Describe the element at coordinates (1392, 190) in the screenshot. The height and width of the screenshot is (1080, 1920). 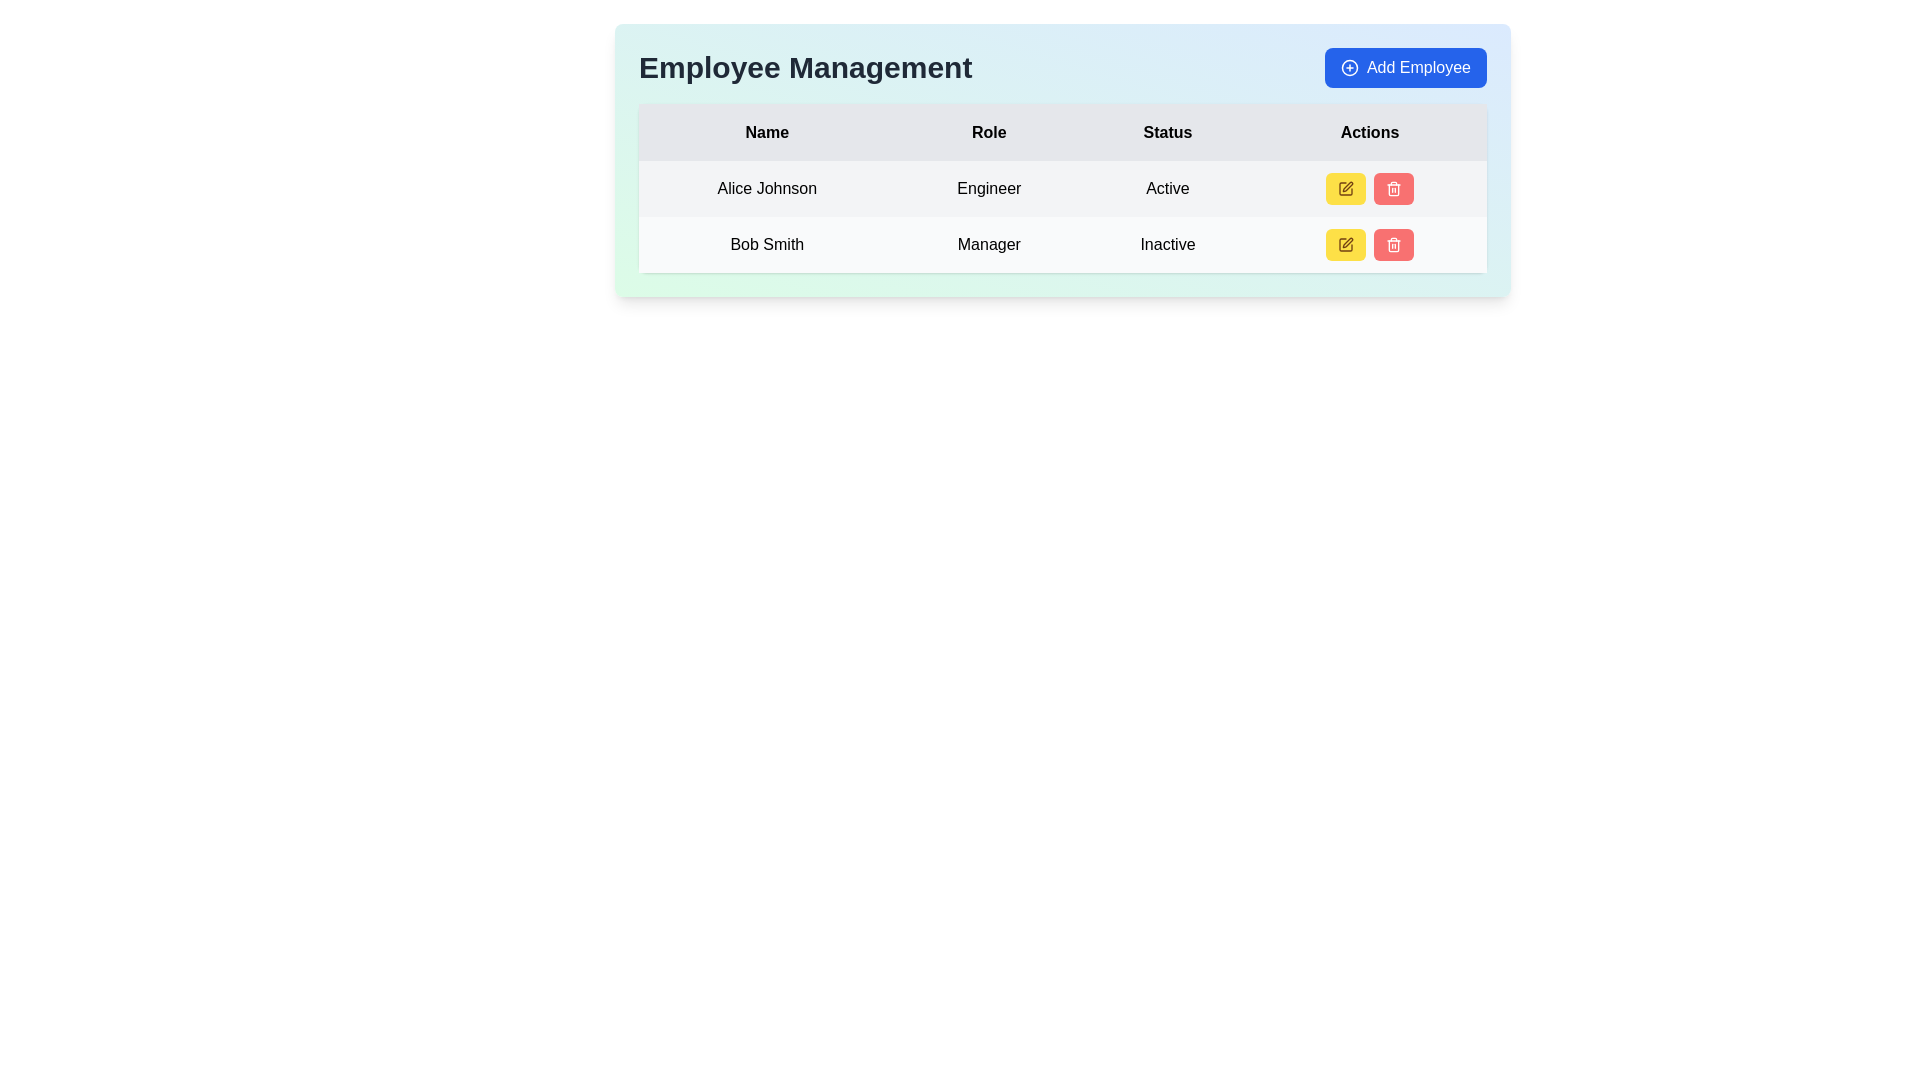
I see `the trash can icon in the rightmost action column of the second row in the Employee Management table` at that location.